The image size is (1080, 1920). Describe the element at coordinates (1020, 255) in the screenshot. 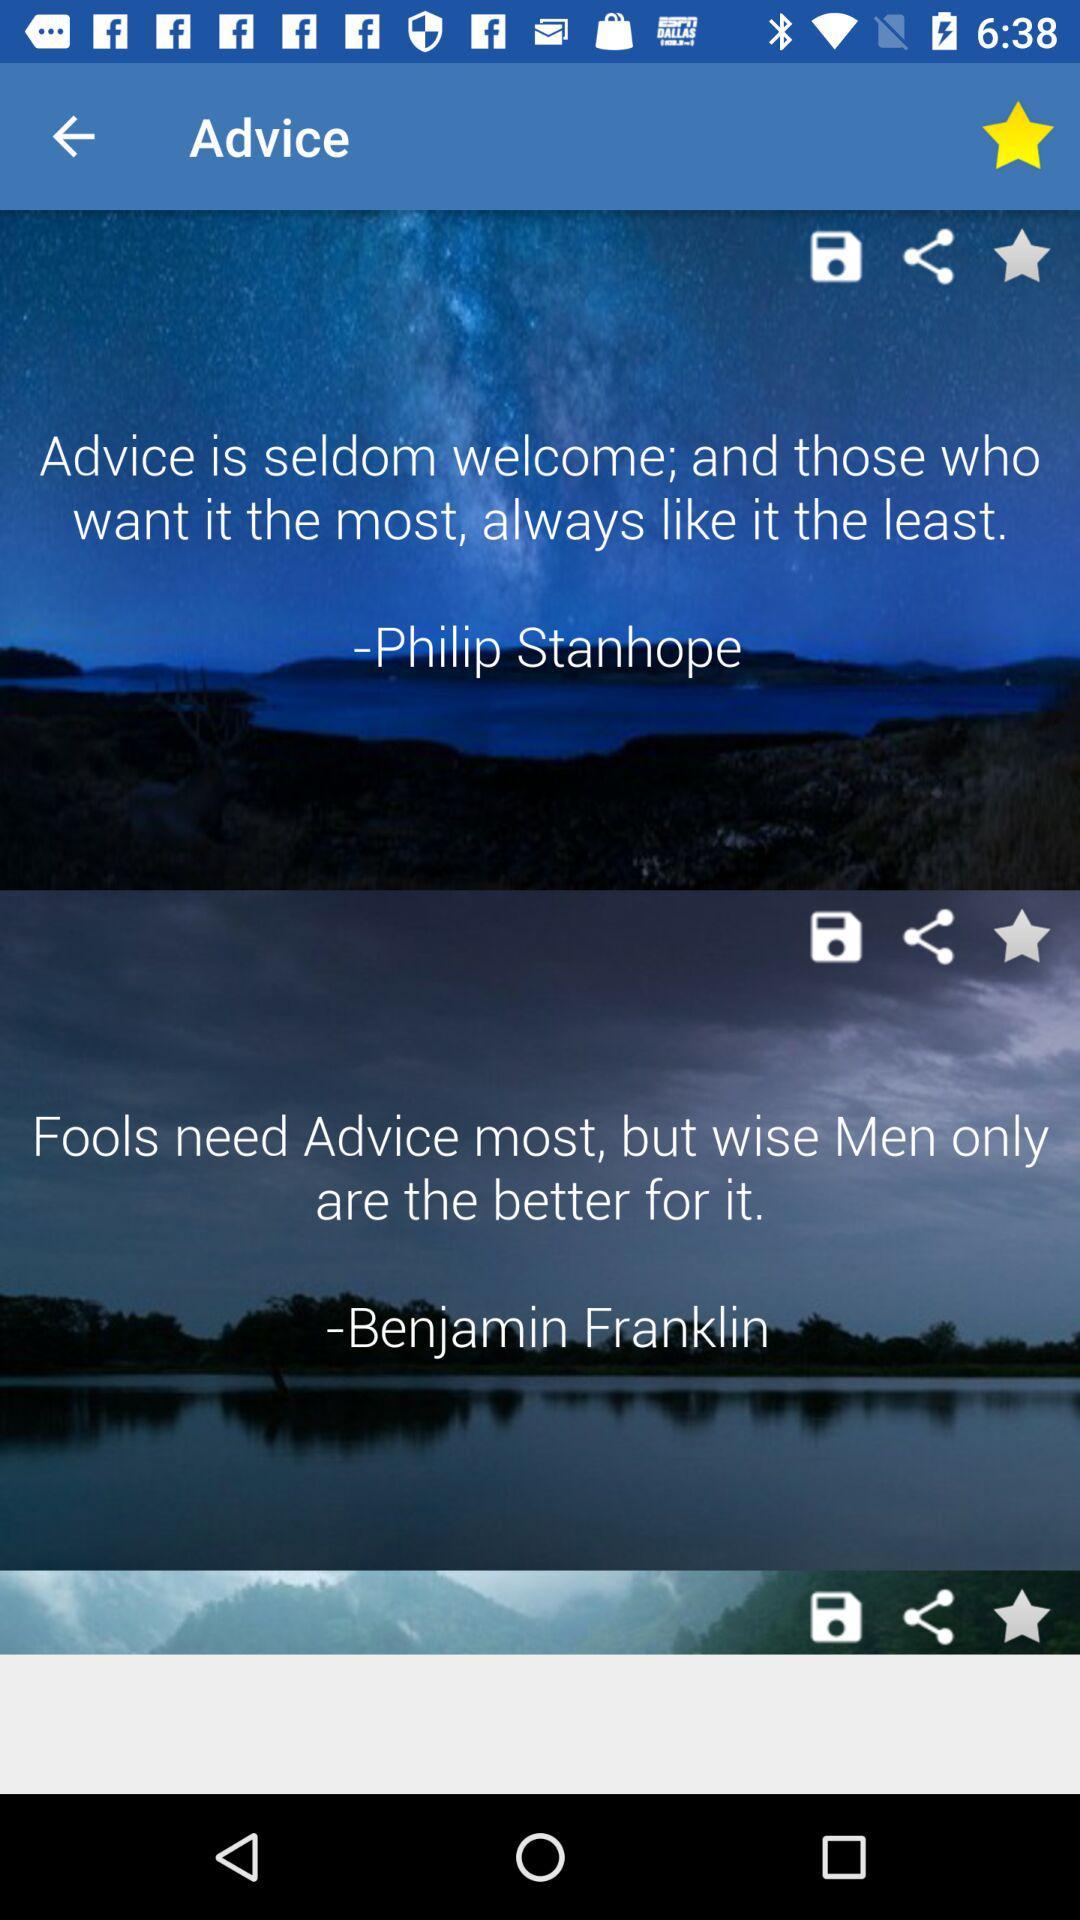

I see `the advice displayed` at that location.